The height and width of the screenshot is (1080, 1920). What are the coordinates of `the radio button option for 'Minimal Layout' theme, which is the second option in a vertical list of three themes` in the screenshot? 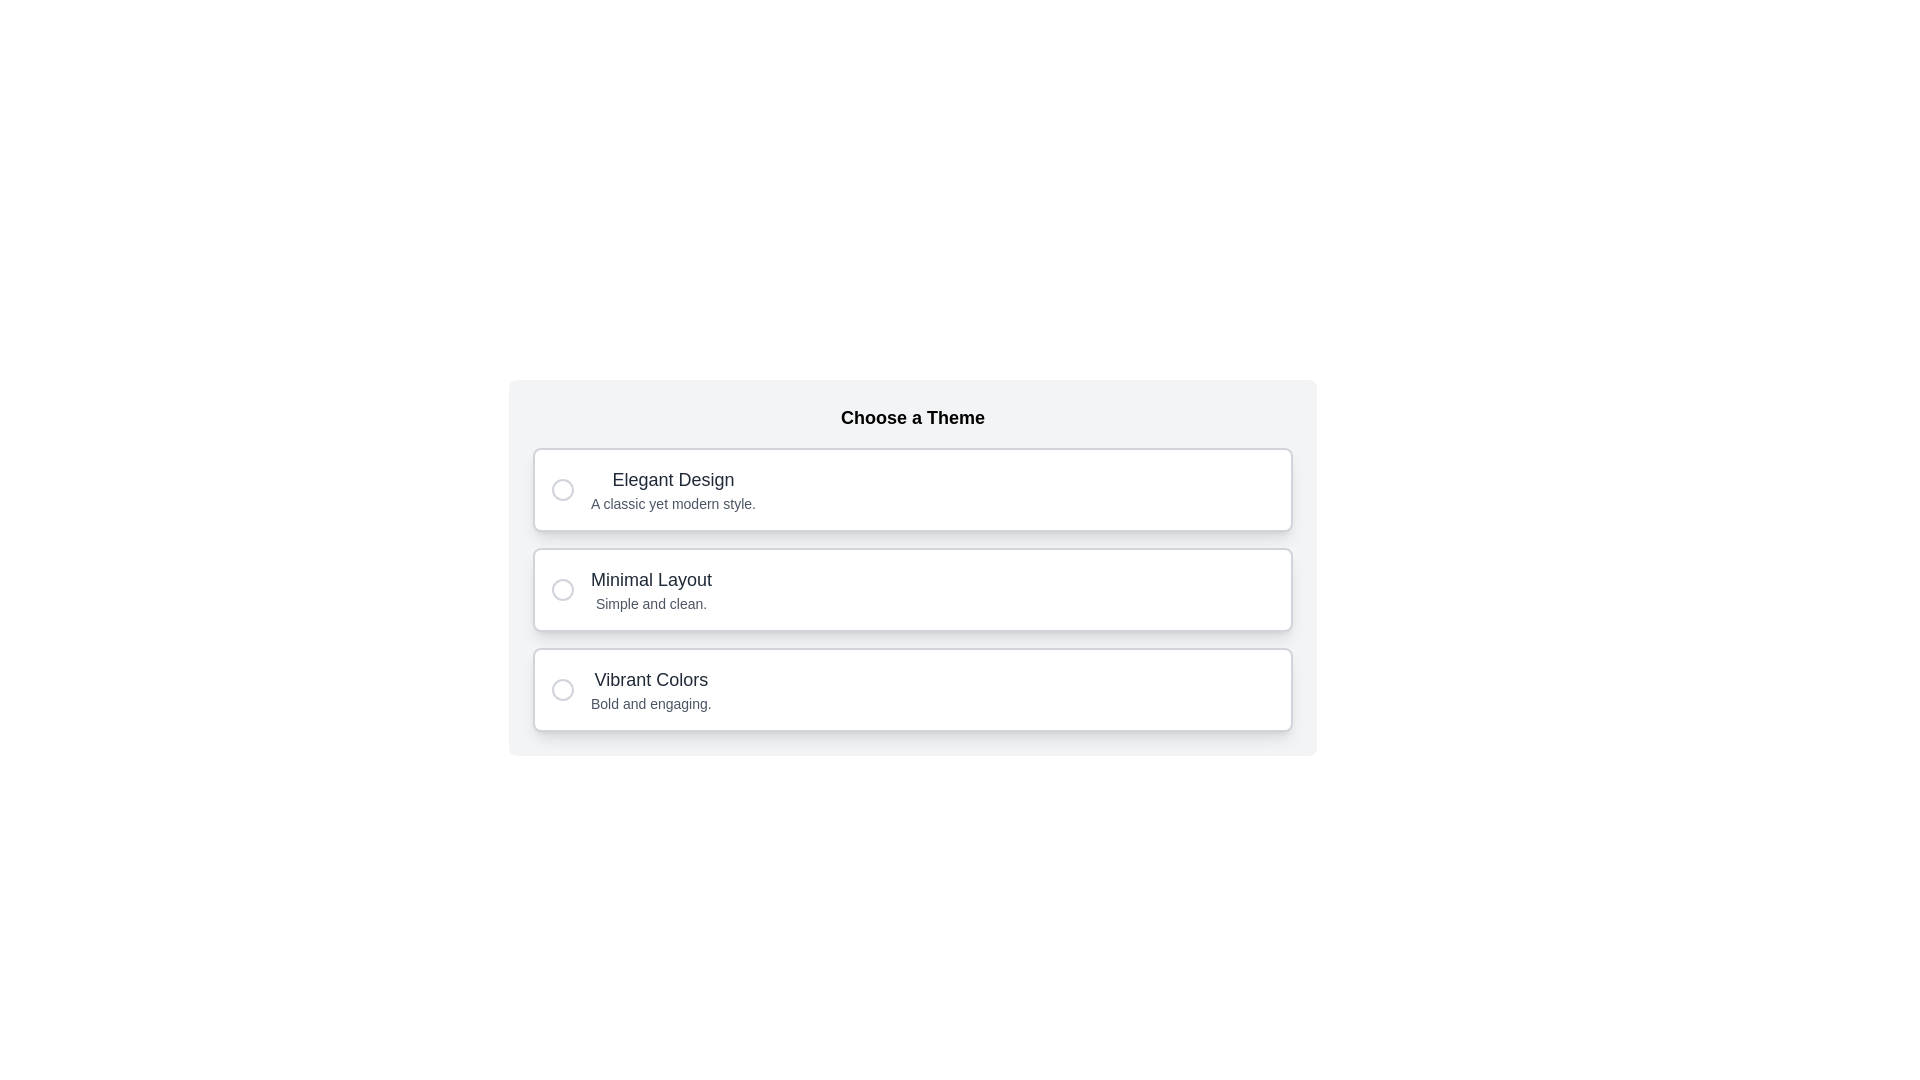 It's located at (911, 567).